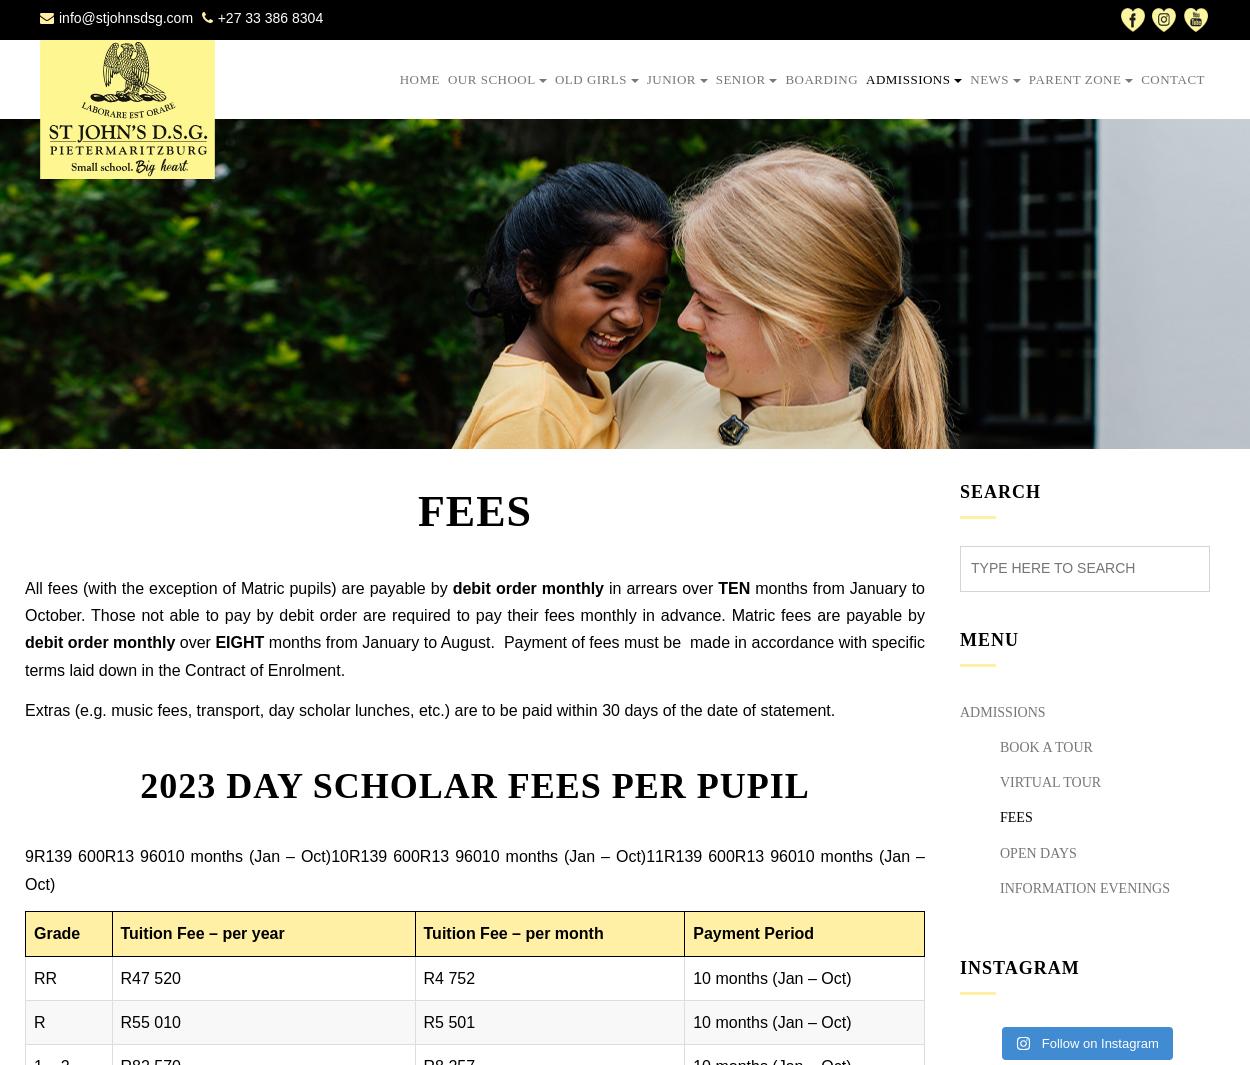 This screenshot has width=1250, height=1065. Describe the element at coordinates (45, 977) in the screenshot. I see `'RR'` at that location.